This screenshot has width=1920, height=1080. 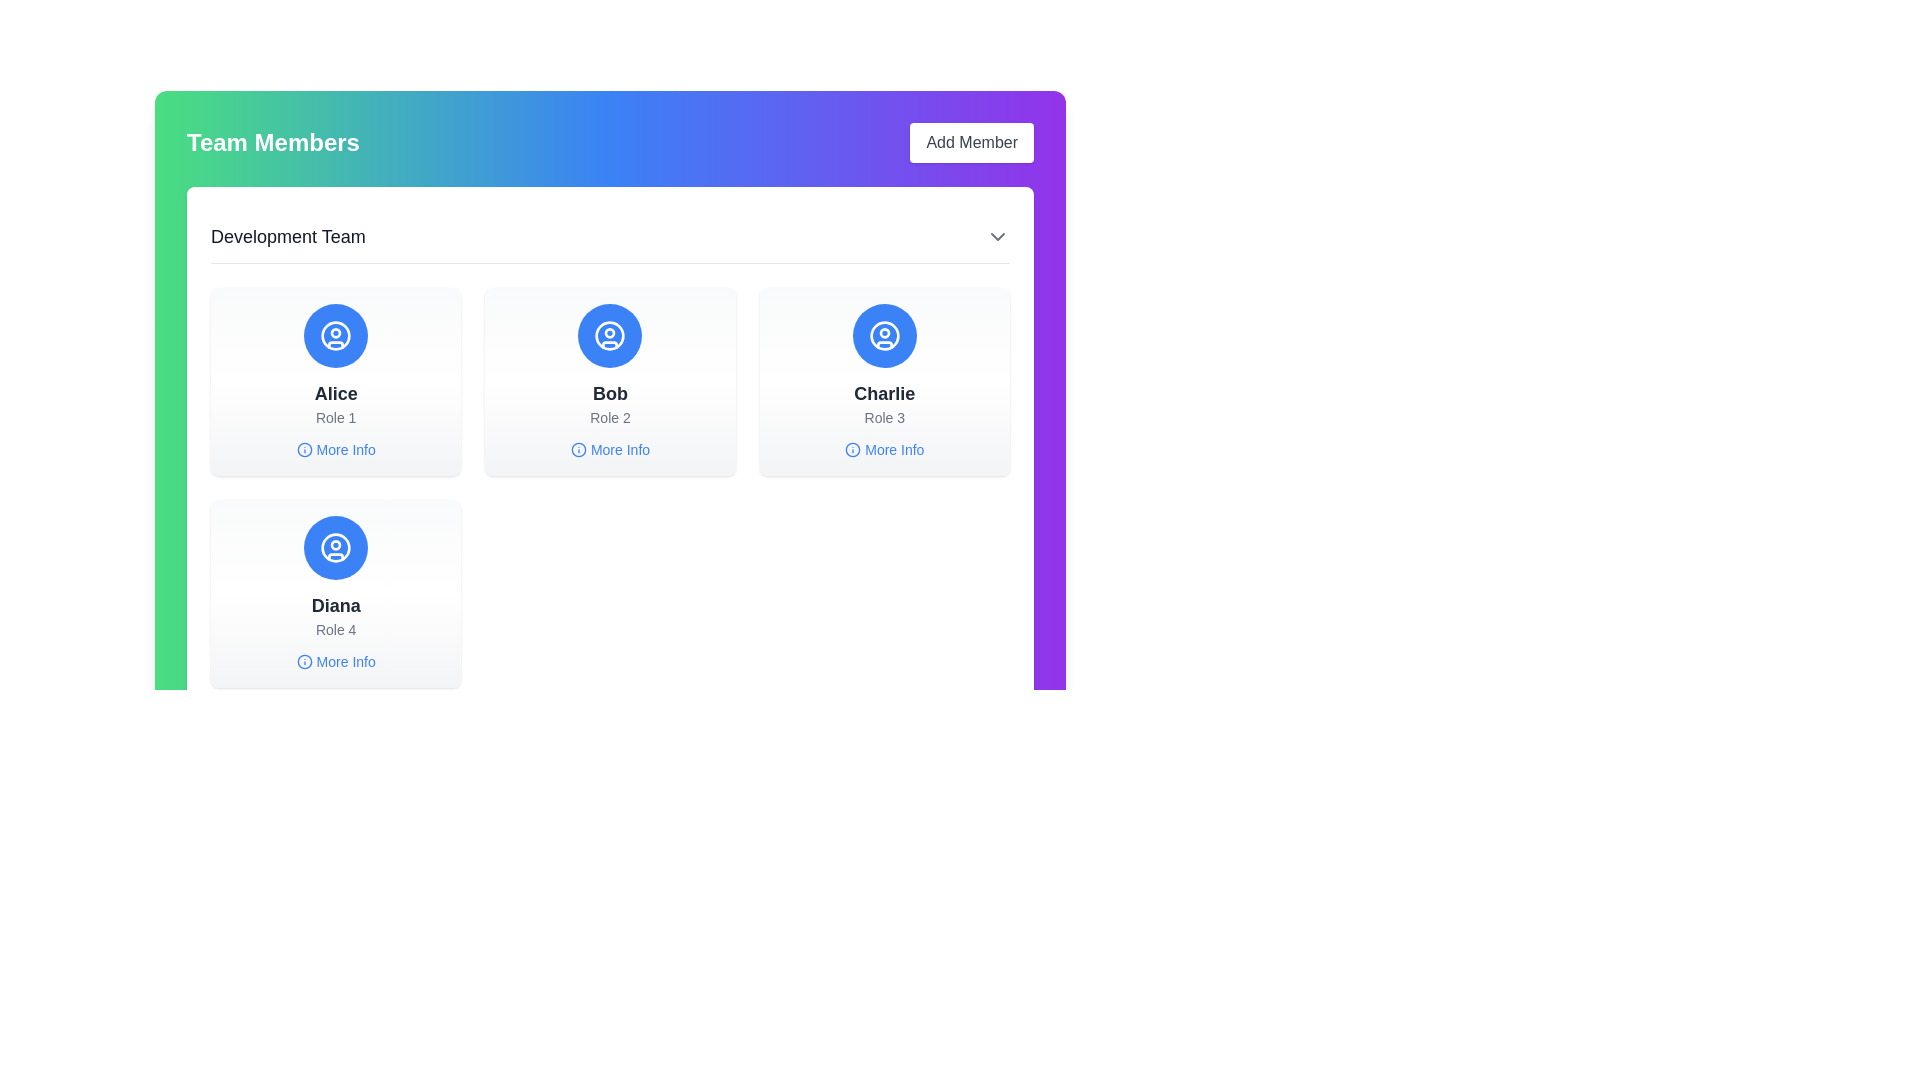 I want to click on the clickable link with an icon located at the bottom center of Bob's profile card, so click(x=609, y=450).